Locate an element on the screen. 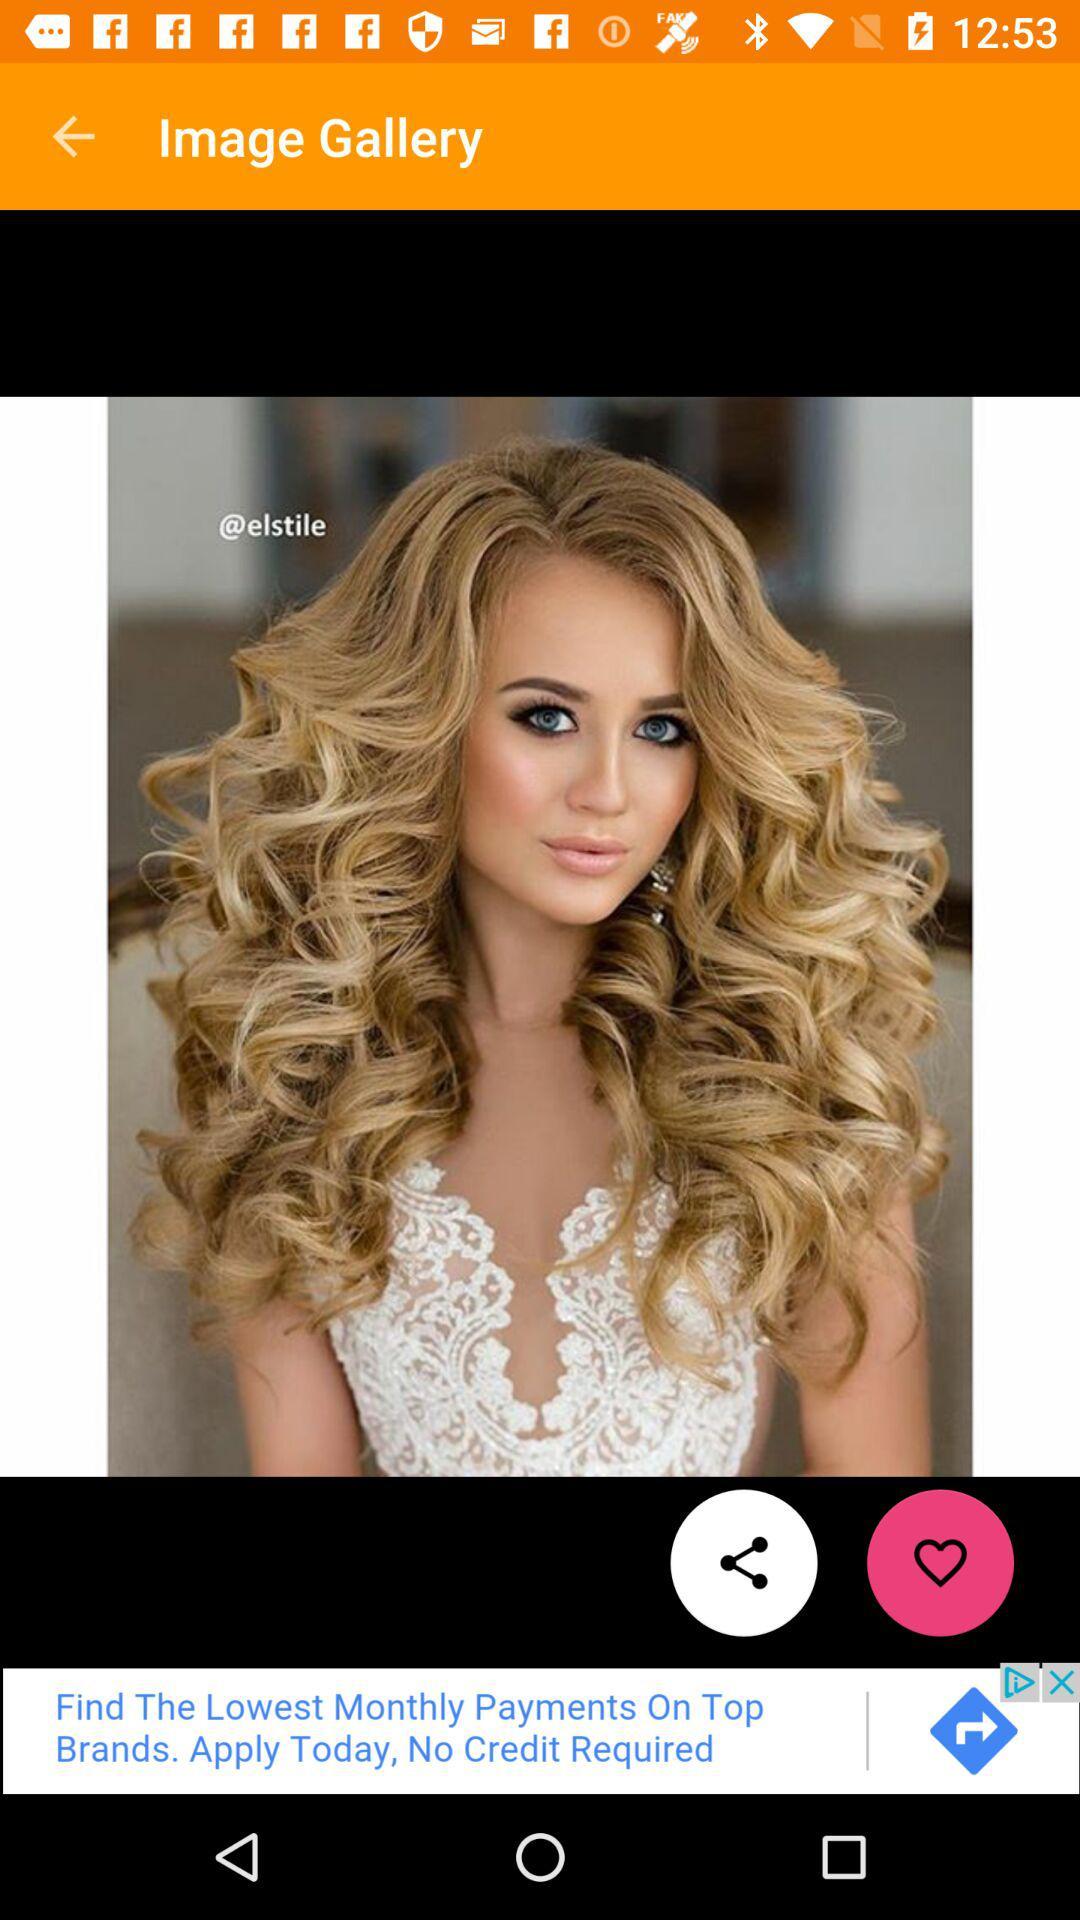 This screenshot has height=1920, width=1080. share the article is located at coordinates (744, 1562).